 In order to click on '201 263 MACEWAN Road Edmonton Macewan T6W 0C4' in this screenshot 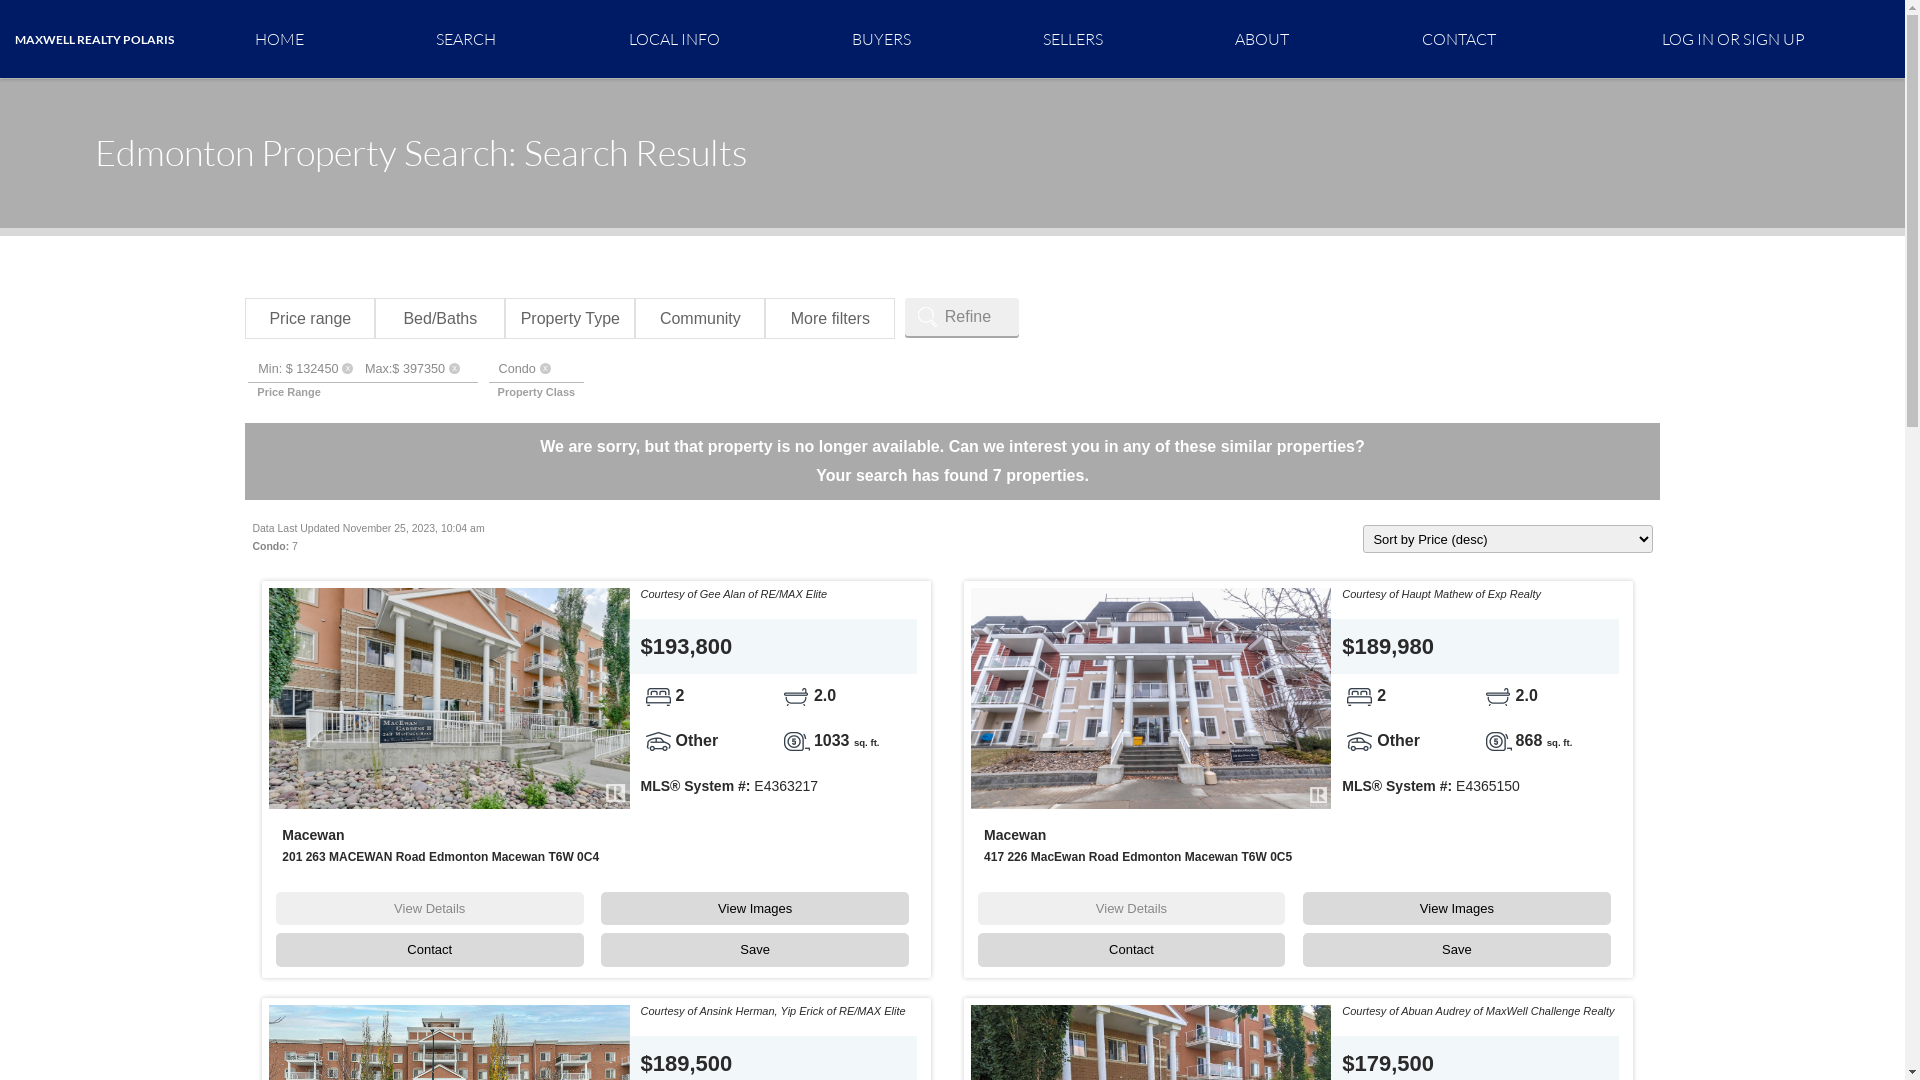, I will do `click(439, 855)`.